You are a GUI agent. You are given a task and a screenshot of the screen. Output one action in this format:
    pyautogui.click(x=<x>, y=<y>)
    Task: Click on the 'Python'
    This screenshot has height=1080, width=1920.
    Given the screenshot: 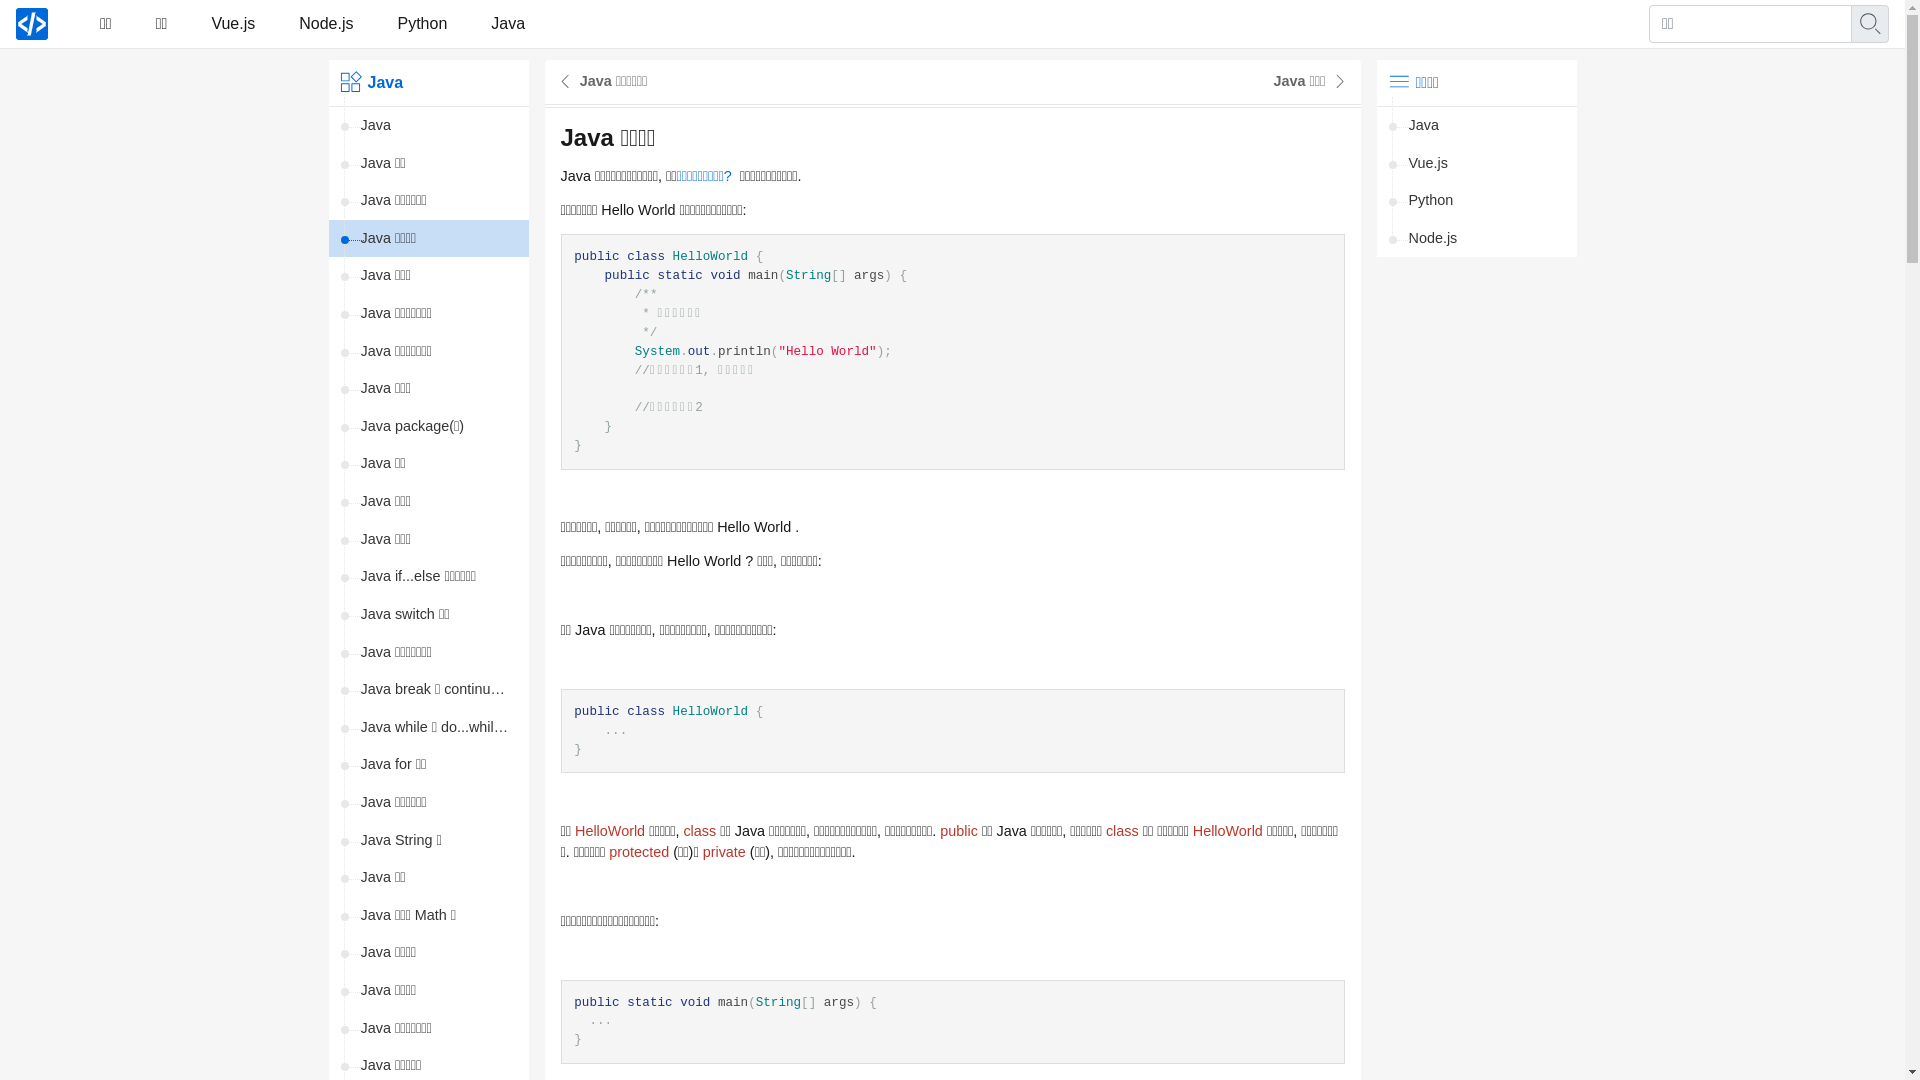 What is the action you would take?
    pyautogui.click(x=421, y=23)
    